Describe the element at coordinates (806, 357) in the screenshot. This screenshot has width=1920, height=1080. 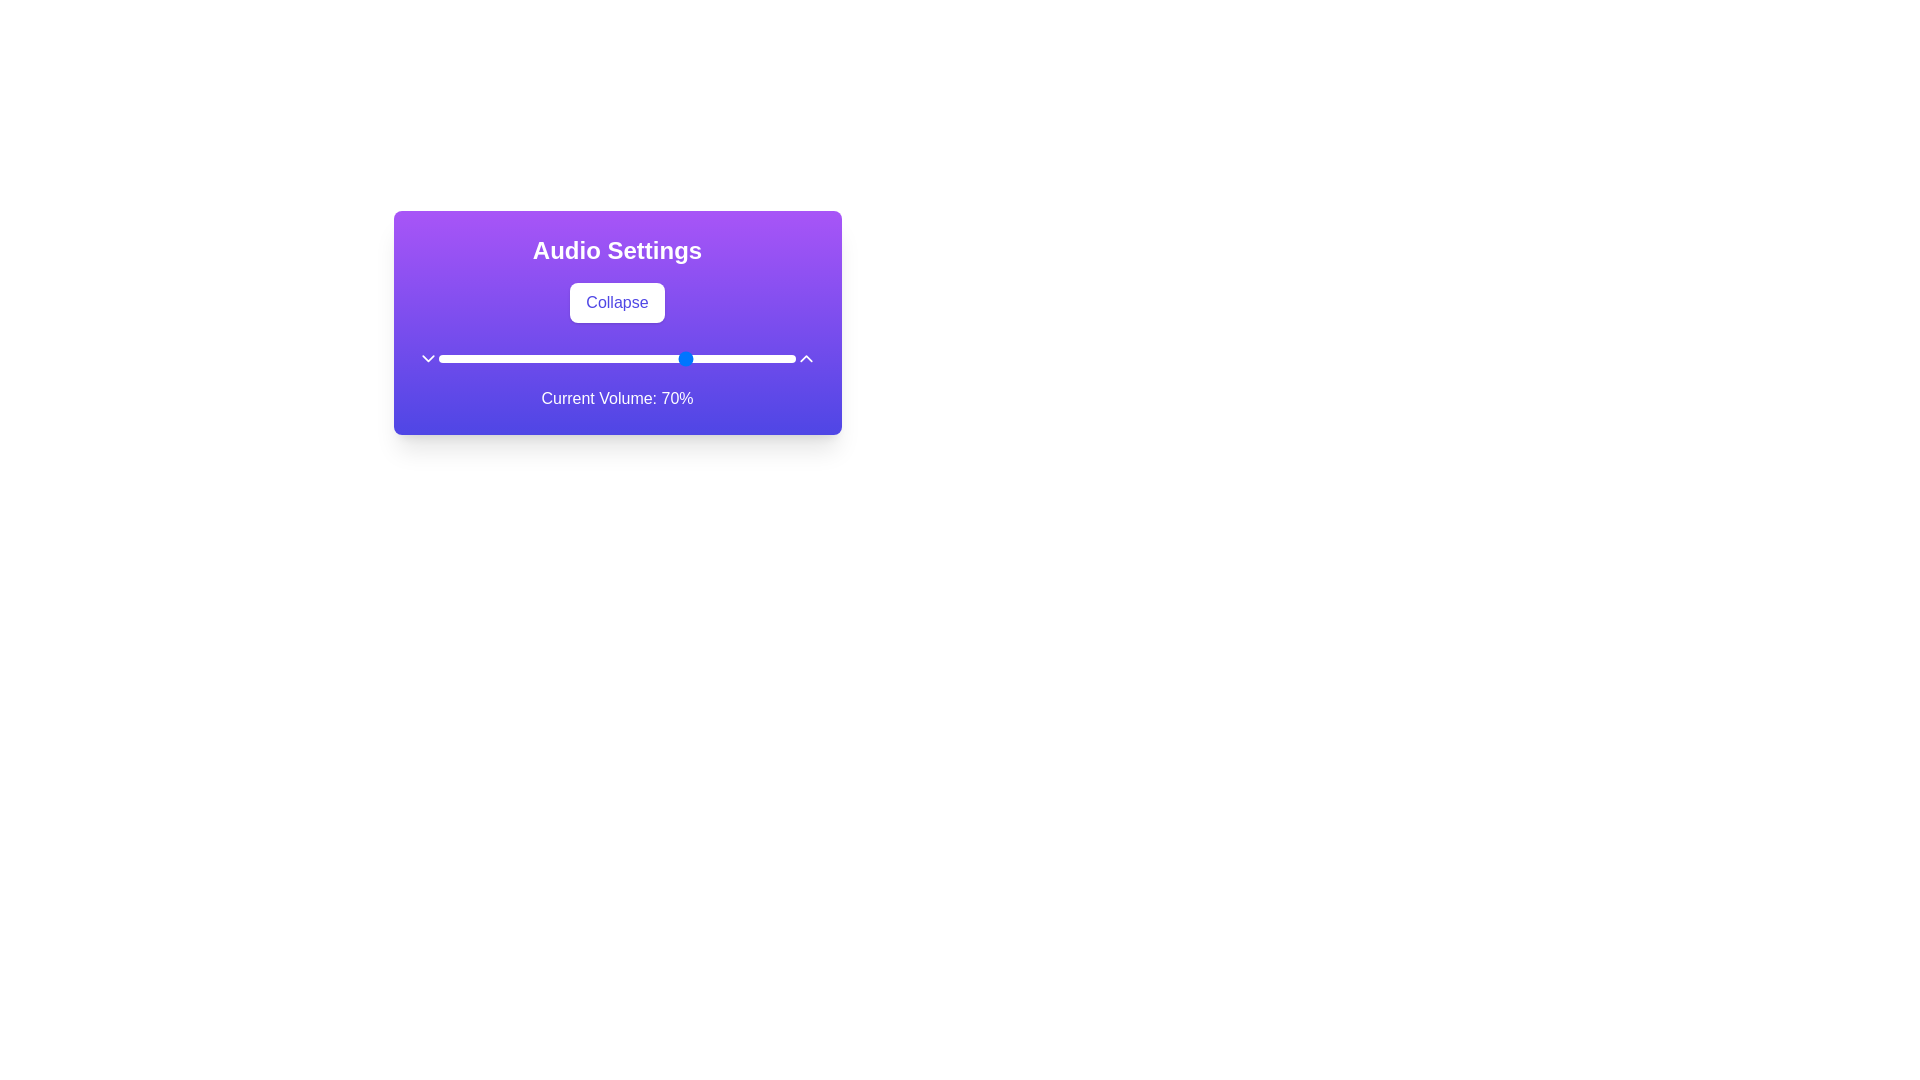
I see `the upwards arrow button to increase the volume` at that location.